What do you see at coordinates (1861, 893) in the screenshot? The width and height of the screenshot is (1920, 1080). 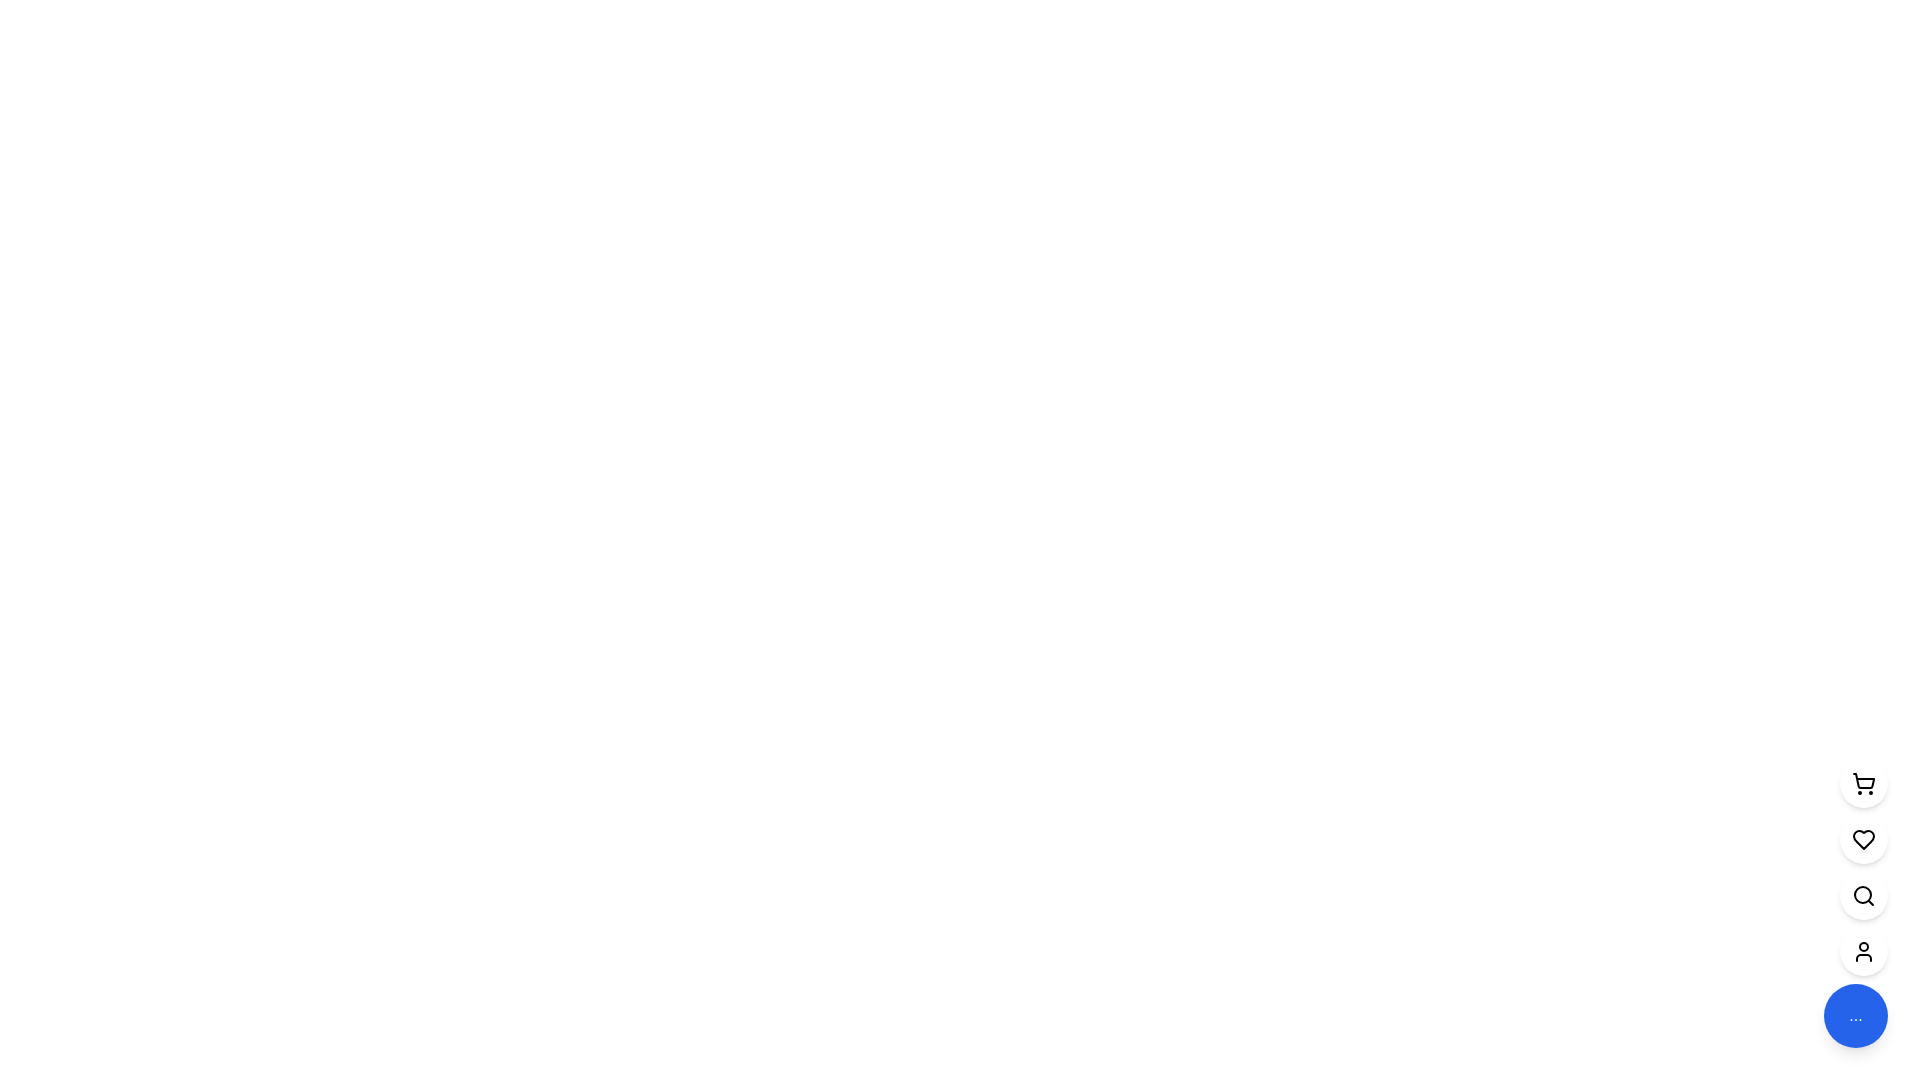 I see `the circular lens portion of the search icon located in the center-left region of the icon, which is the third icon from the bottom in the vertical menu on the right side of the interface` at bounding box center [1861, 893].